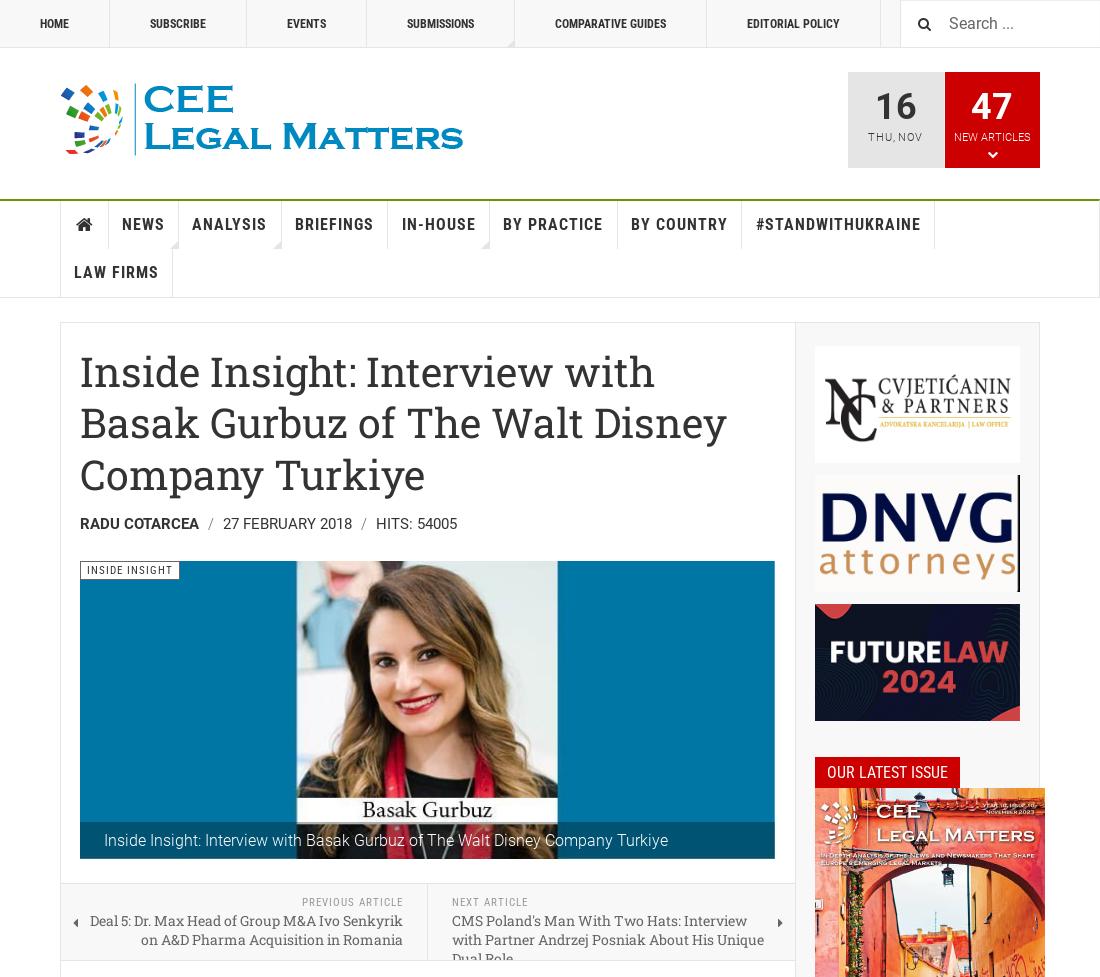  Describe the element at coordinates (879, 137) in the screenshot. I see `'Thu'` at that location.